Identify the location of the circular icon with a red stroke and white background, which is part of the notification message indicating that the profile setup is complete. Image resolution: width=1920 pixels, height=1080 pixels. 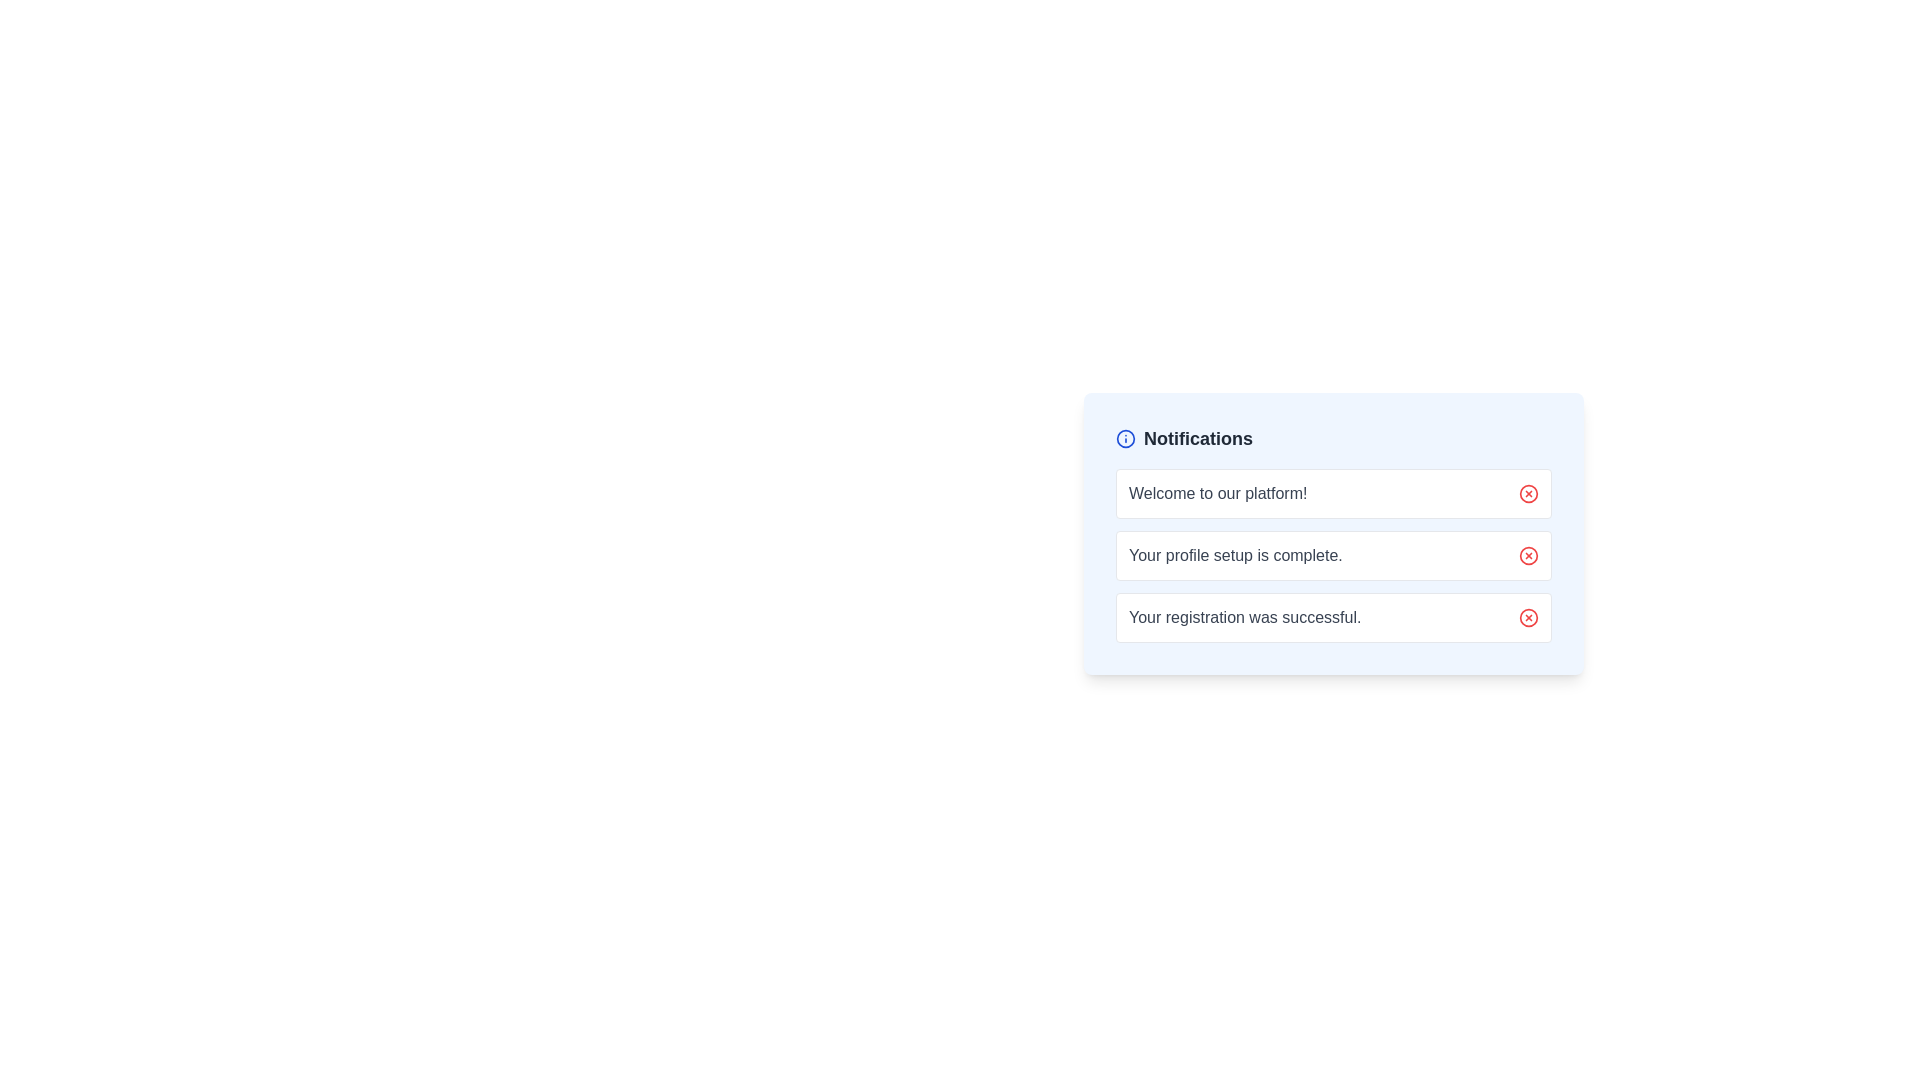
(1528, 555).